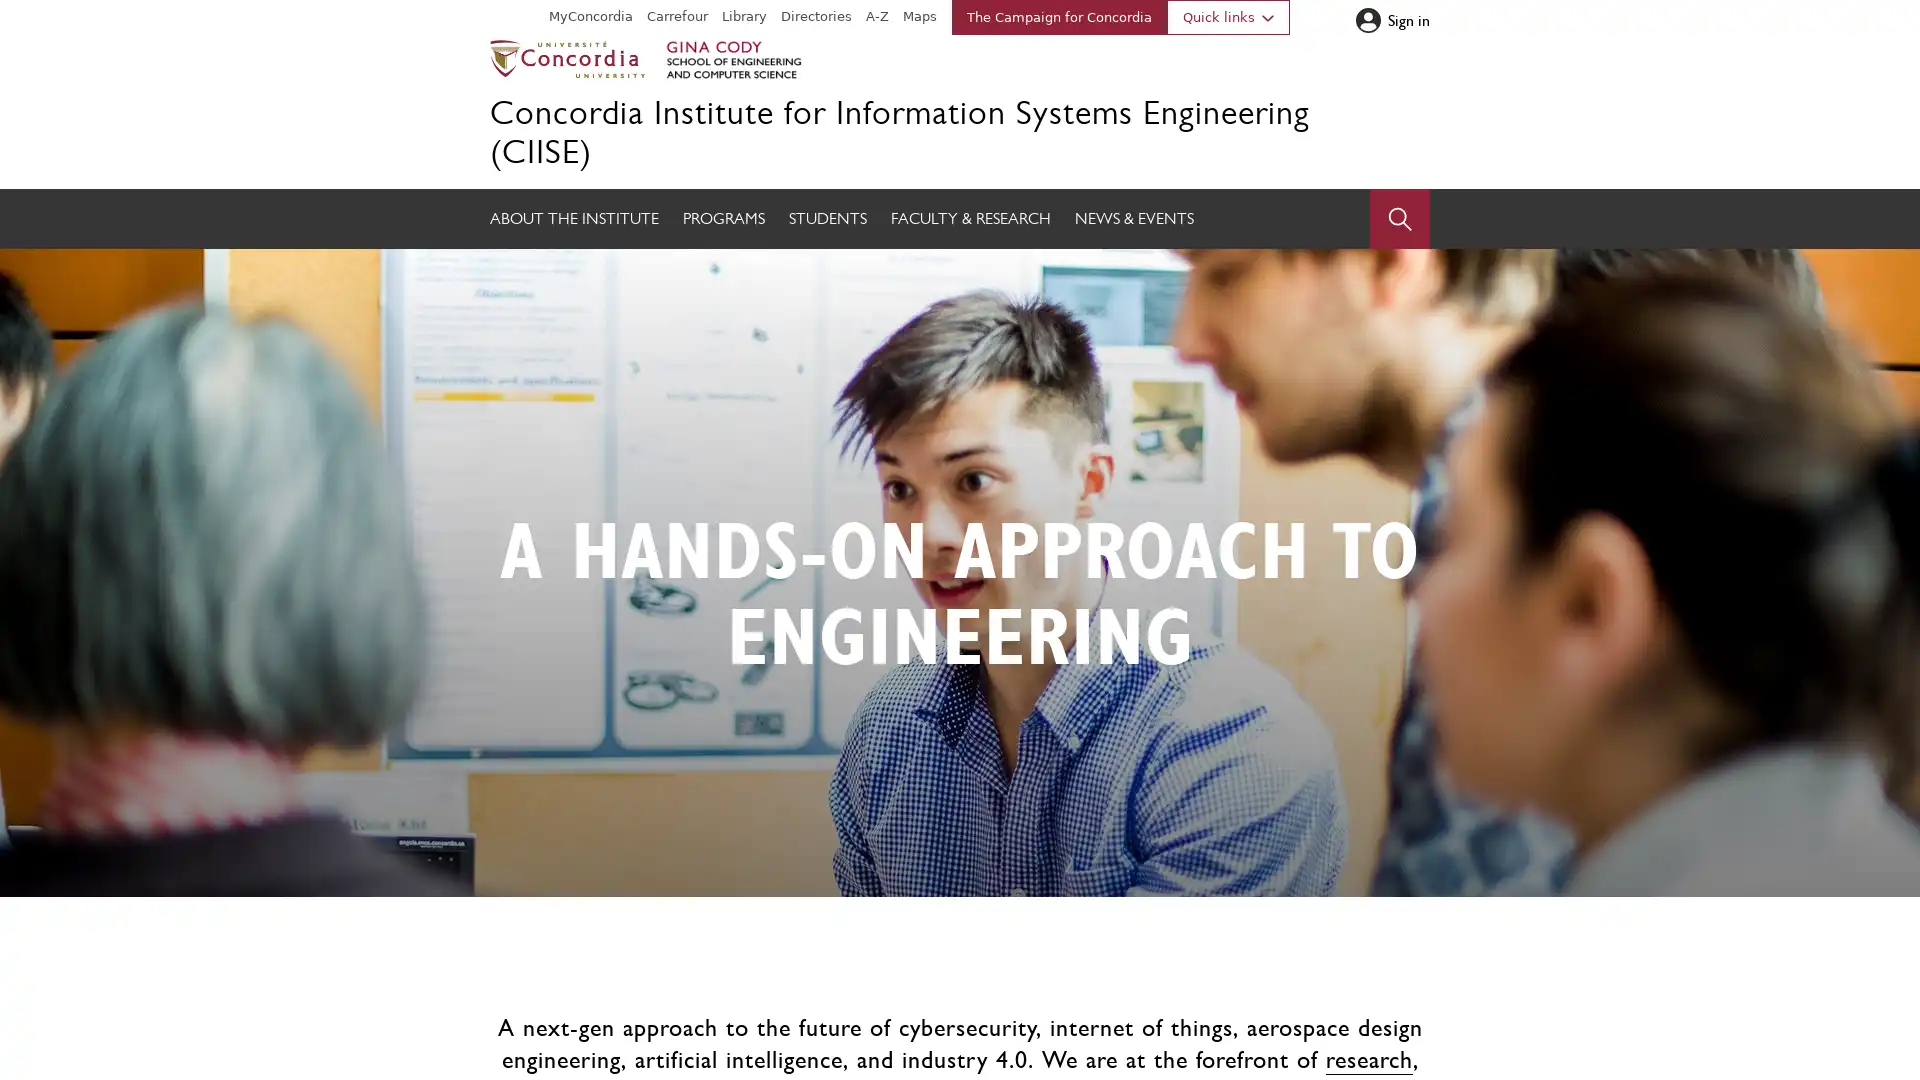 The height and width of the screenshot is (1080, 1920). Describe the element at coordinates (723, 219) in the screenshot. I see `PROGRAMS` at that location.